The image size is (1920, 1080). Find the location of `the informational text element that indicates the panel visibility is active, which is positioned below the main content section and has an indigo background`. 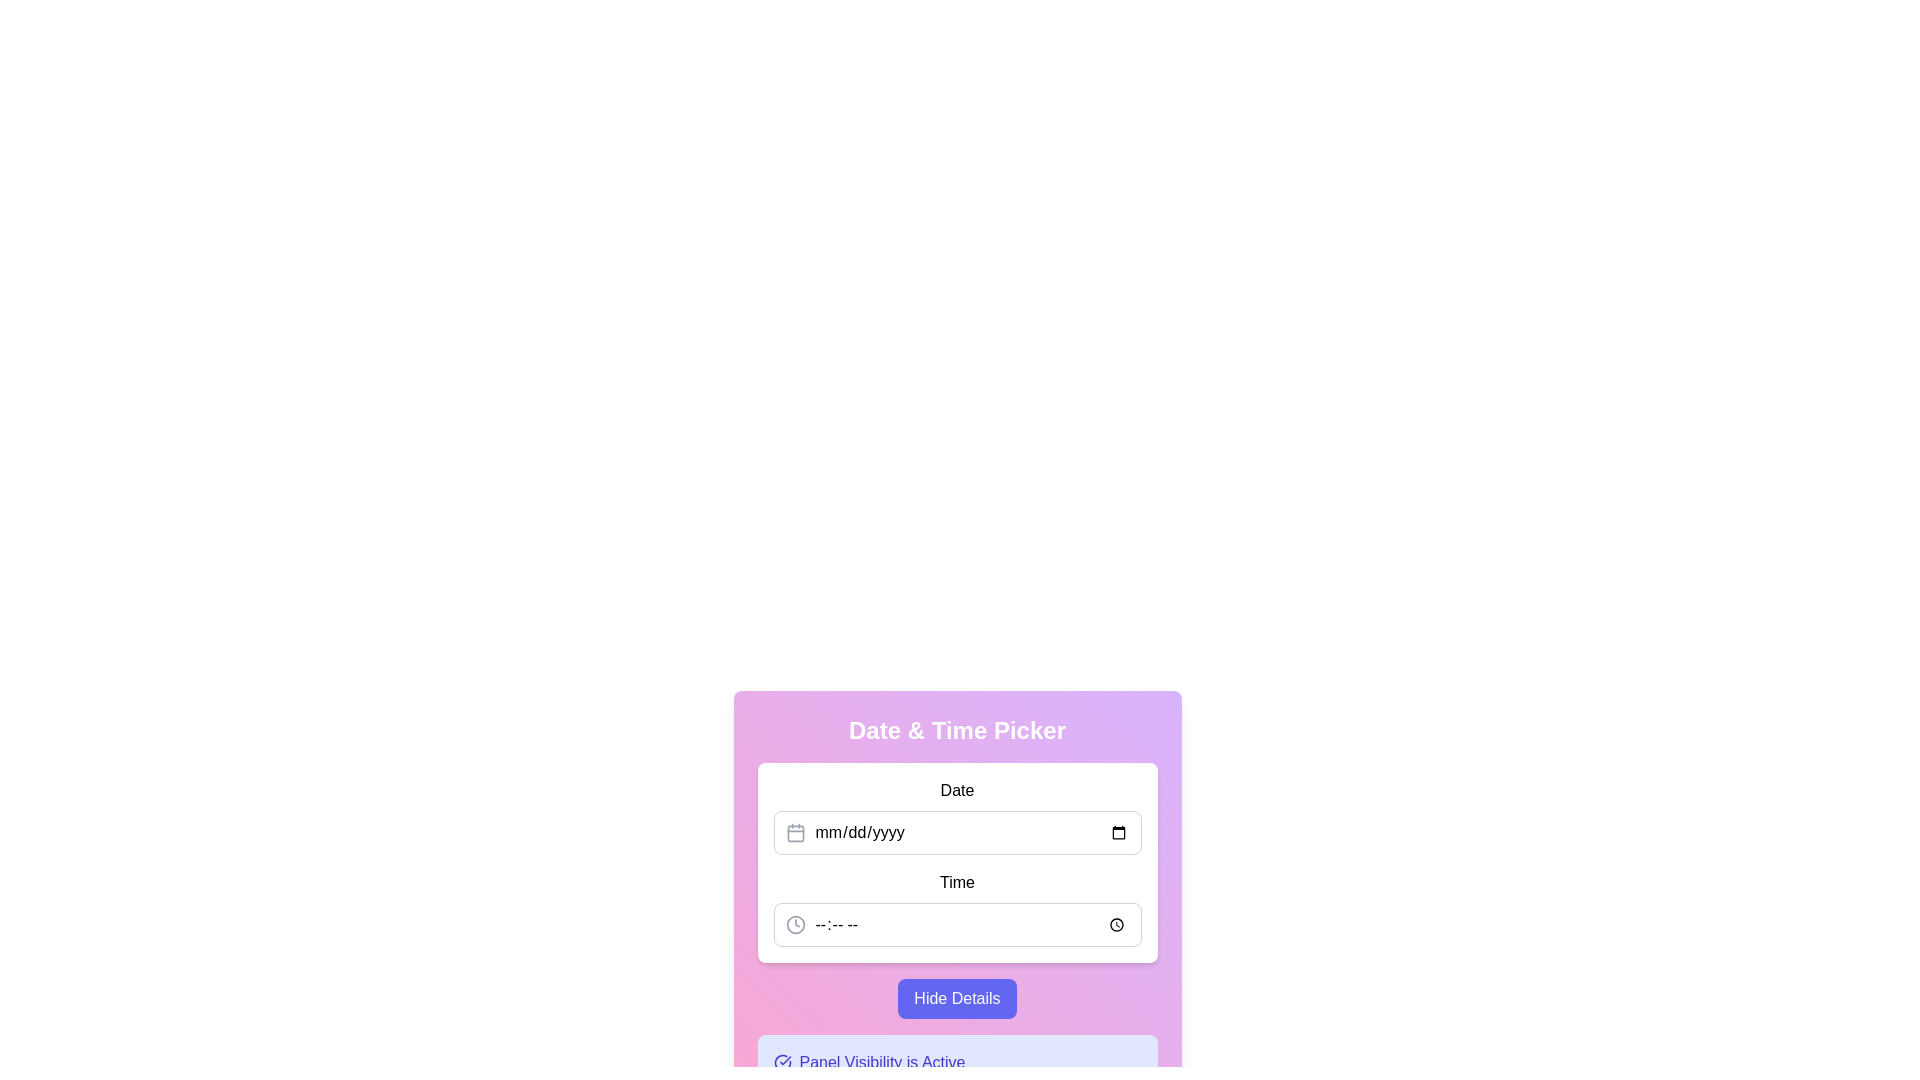

the informational text element that indicates the panel visibility is active, which is positioned below the main content section and has an indigo background is located at coordinates (956, 1062).